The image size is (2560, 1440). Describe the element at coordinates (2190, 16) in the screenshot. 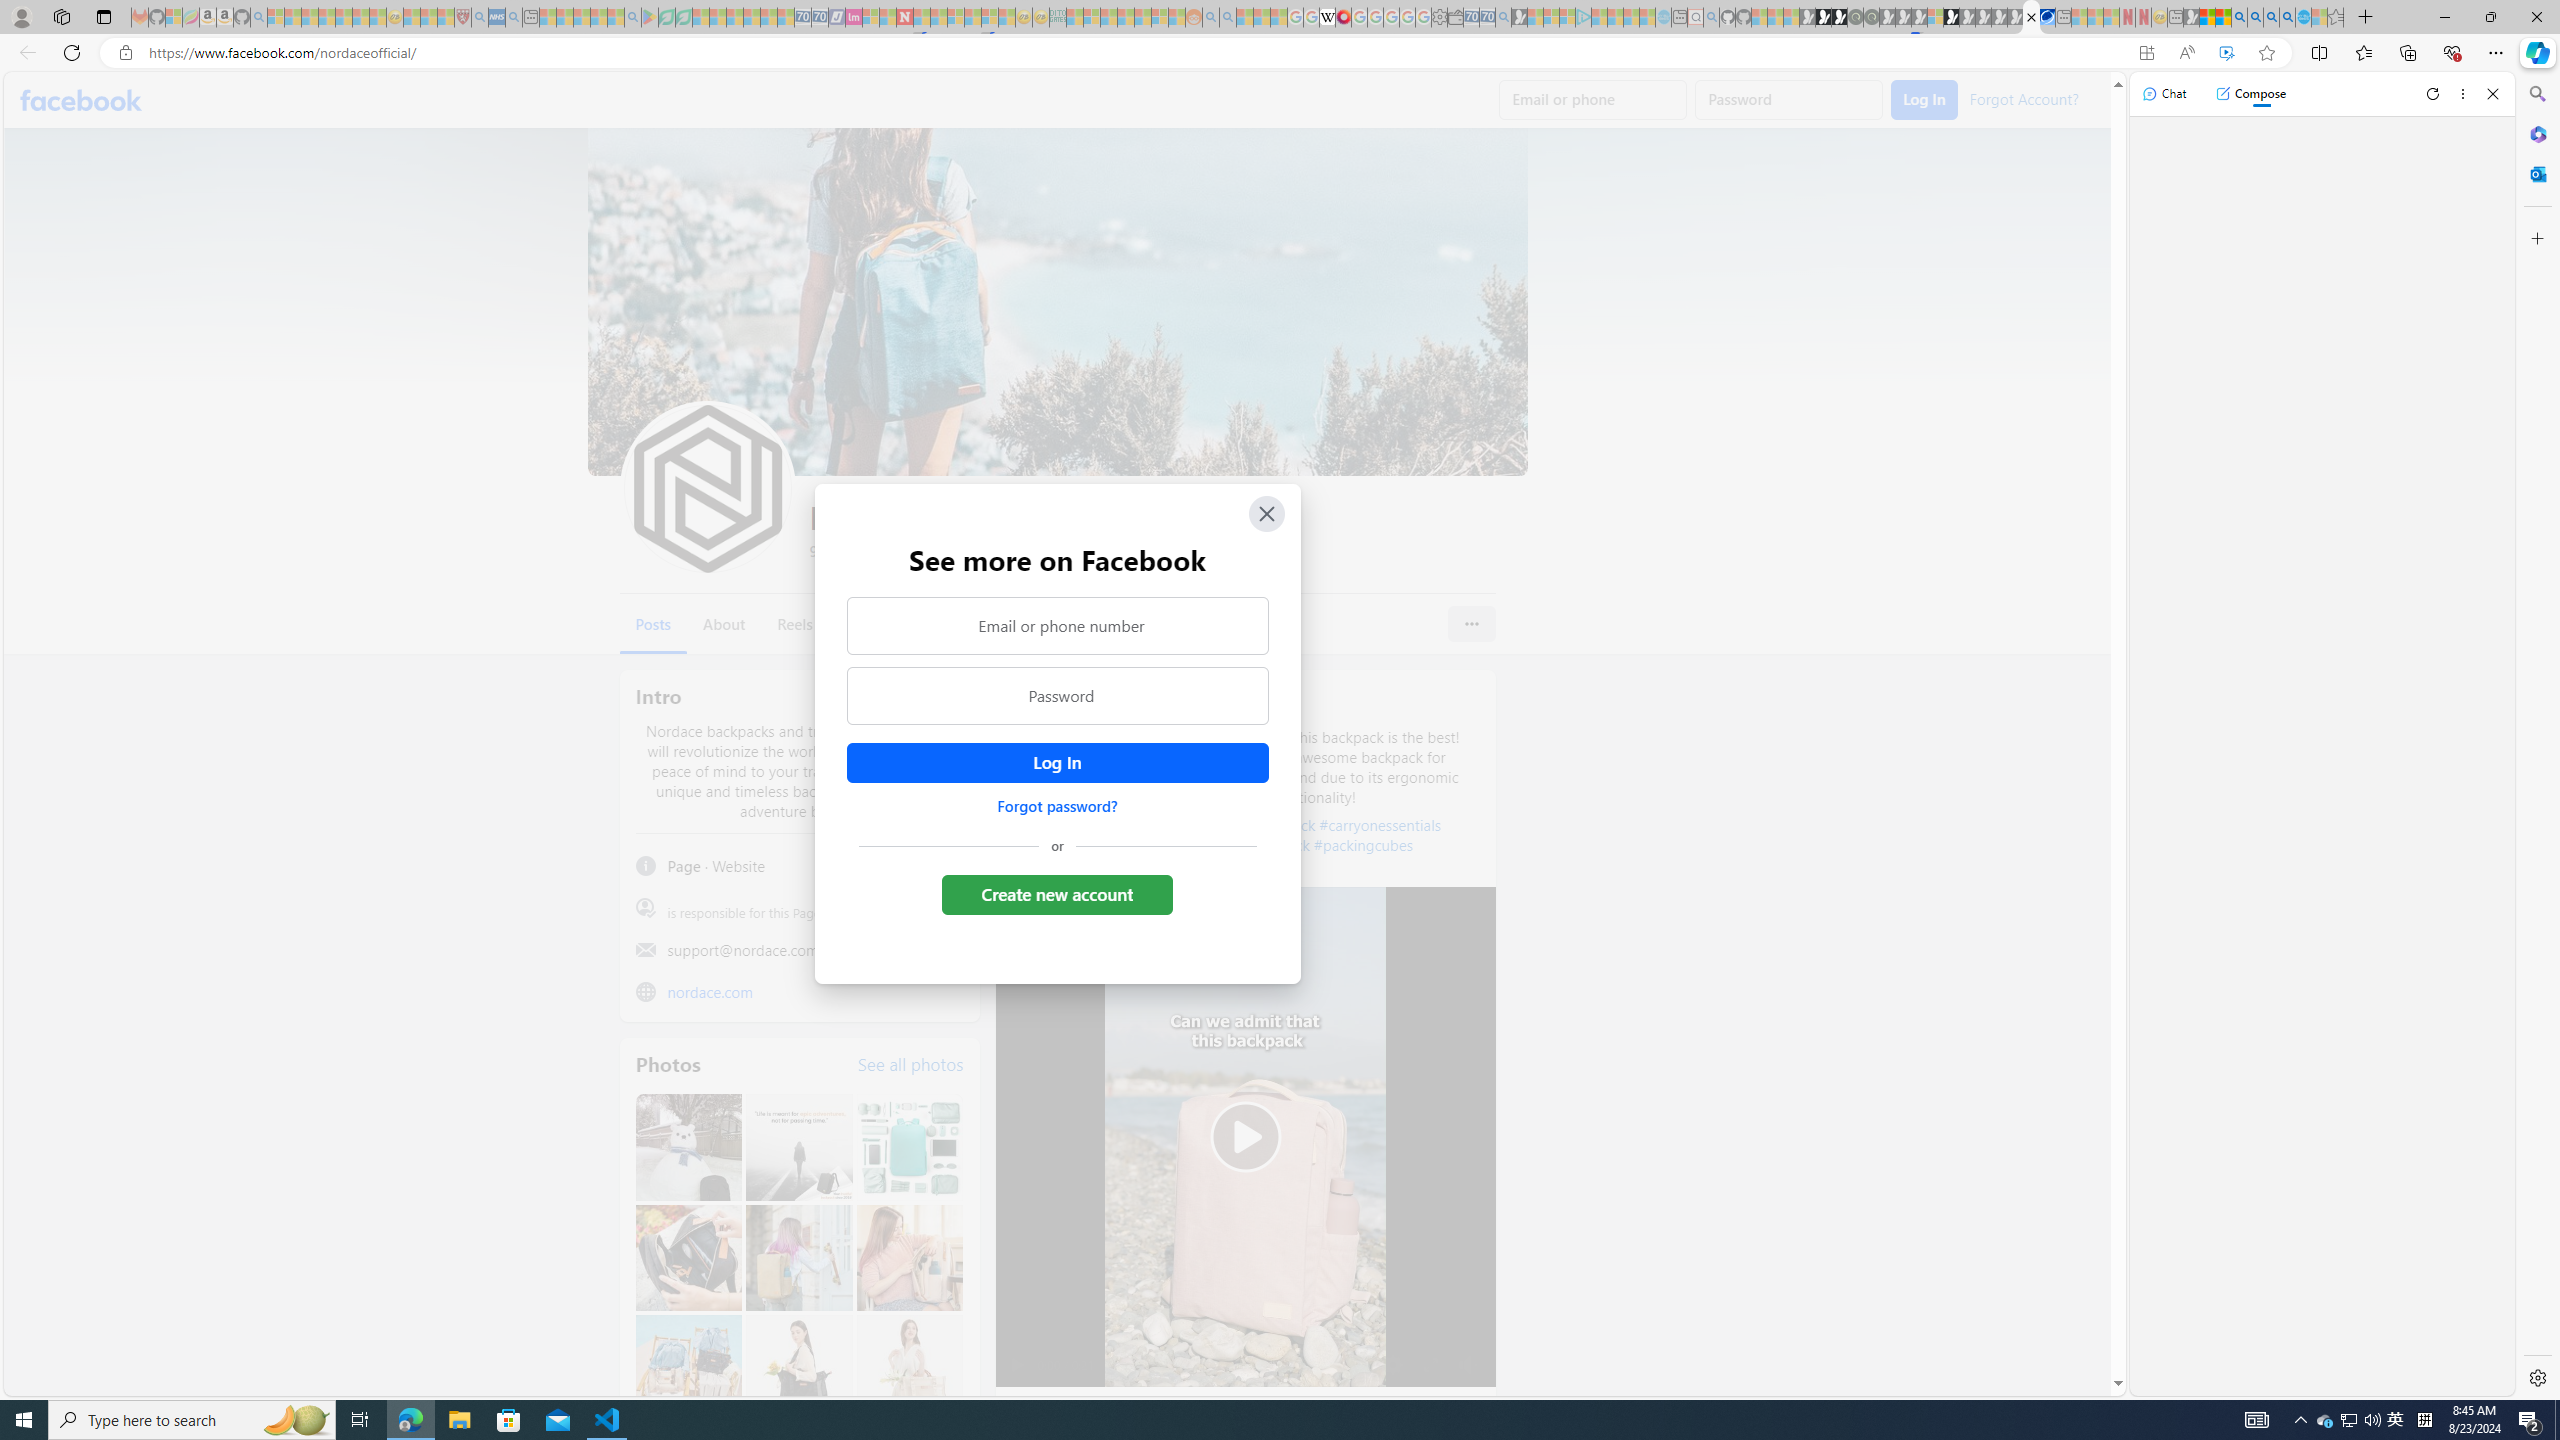

I see `'MSN - Sleeping'` at that location.